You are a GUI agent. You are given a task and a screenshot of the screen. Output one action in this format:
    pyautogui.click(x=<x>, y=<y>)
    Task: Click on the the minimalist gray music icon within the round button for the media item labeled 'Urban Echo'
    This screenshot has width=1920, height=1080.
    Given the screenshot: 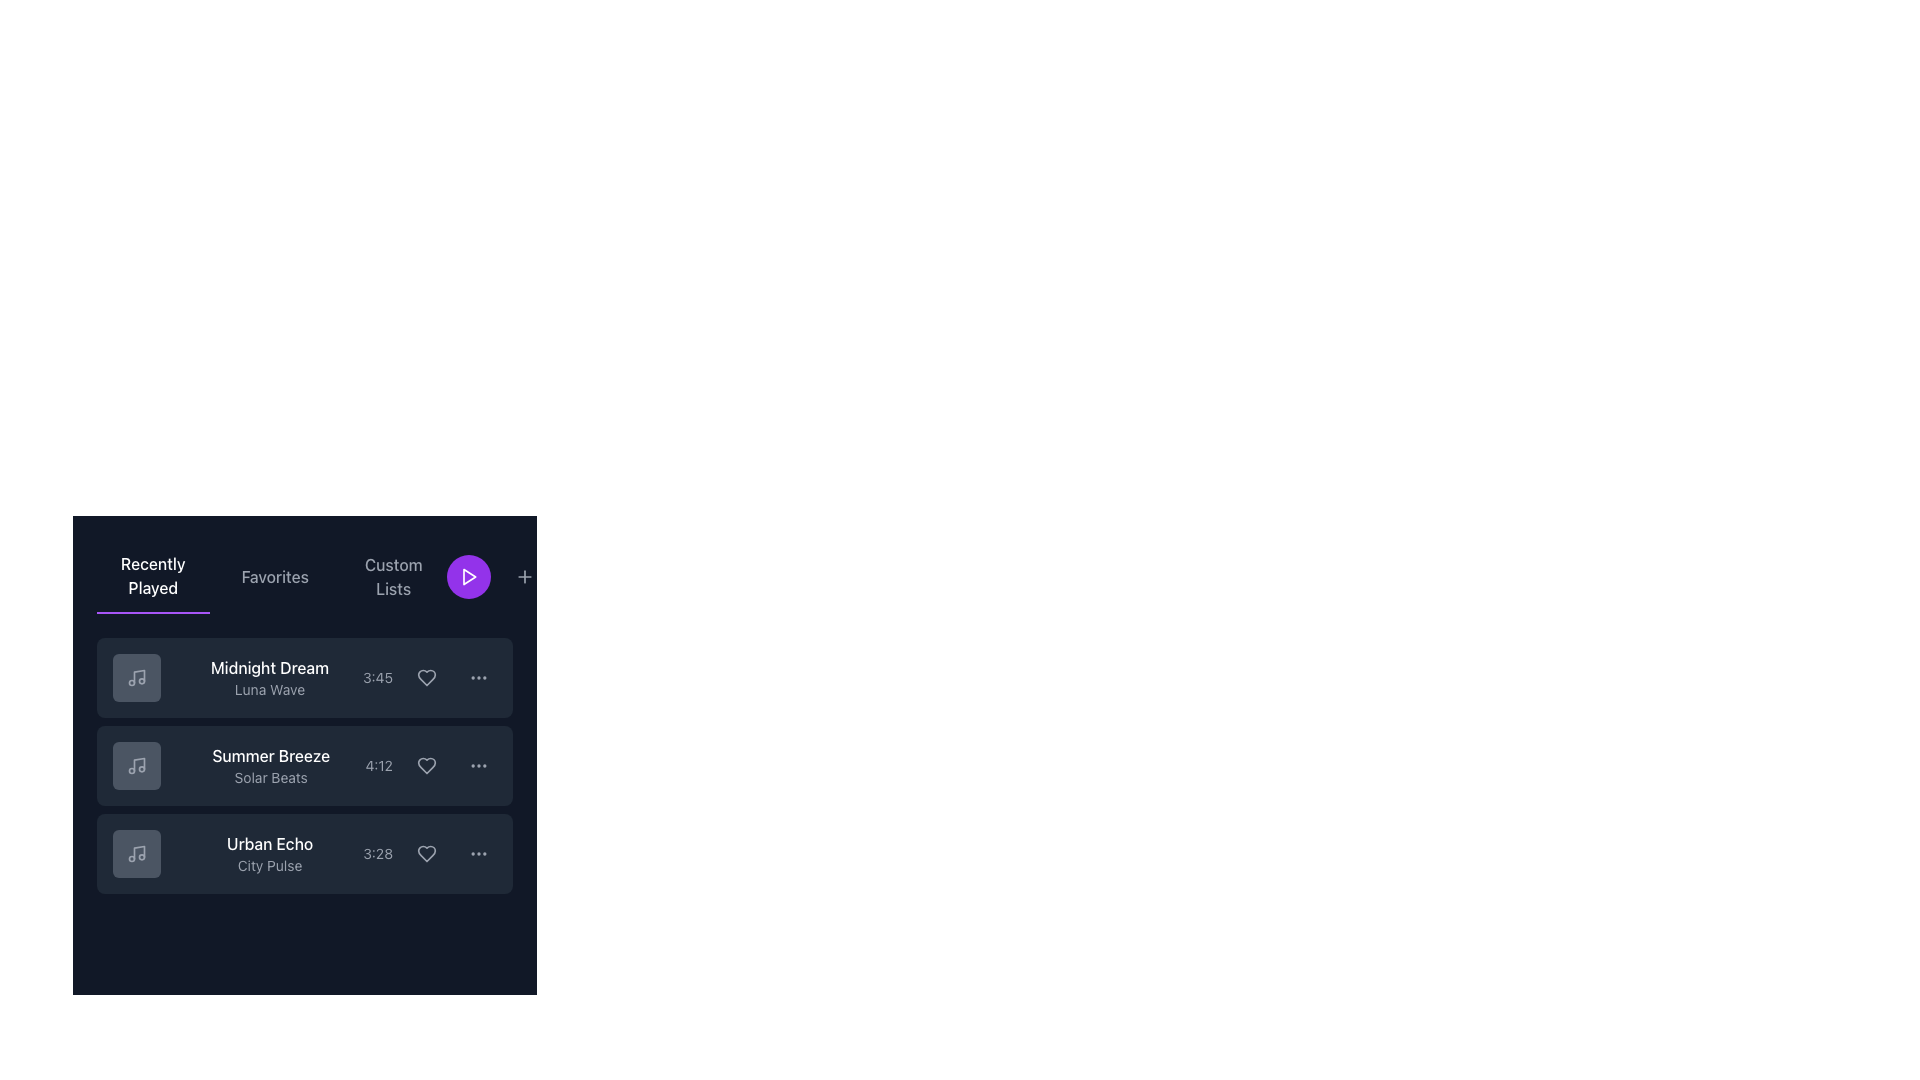 What is the action you would take?
    pyautogui.click(x=136, y=853)
    